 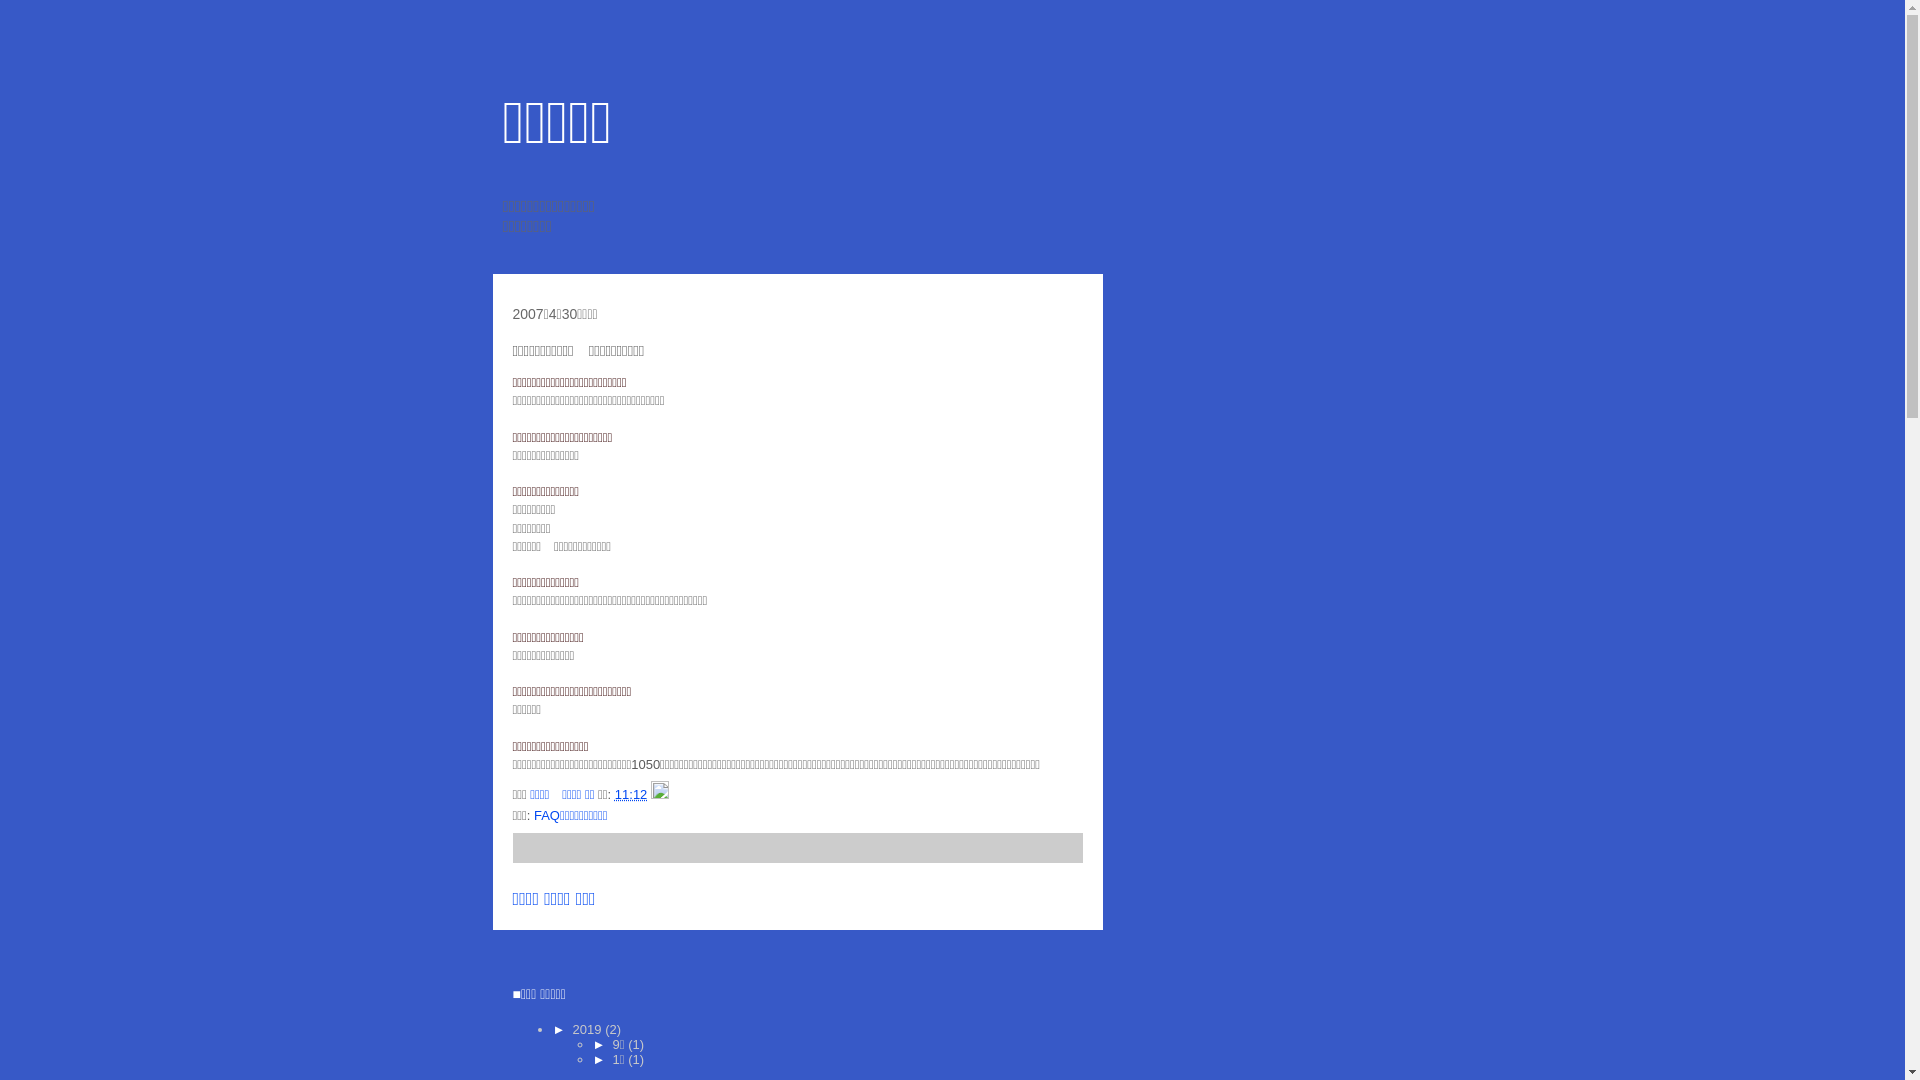 What do you see at coordinates (630, 793) in the screenshot?
I see `'11:12'` at bounding box center [630, 793].